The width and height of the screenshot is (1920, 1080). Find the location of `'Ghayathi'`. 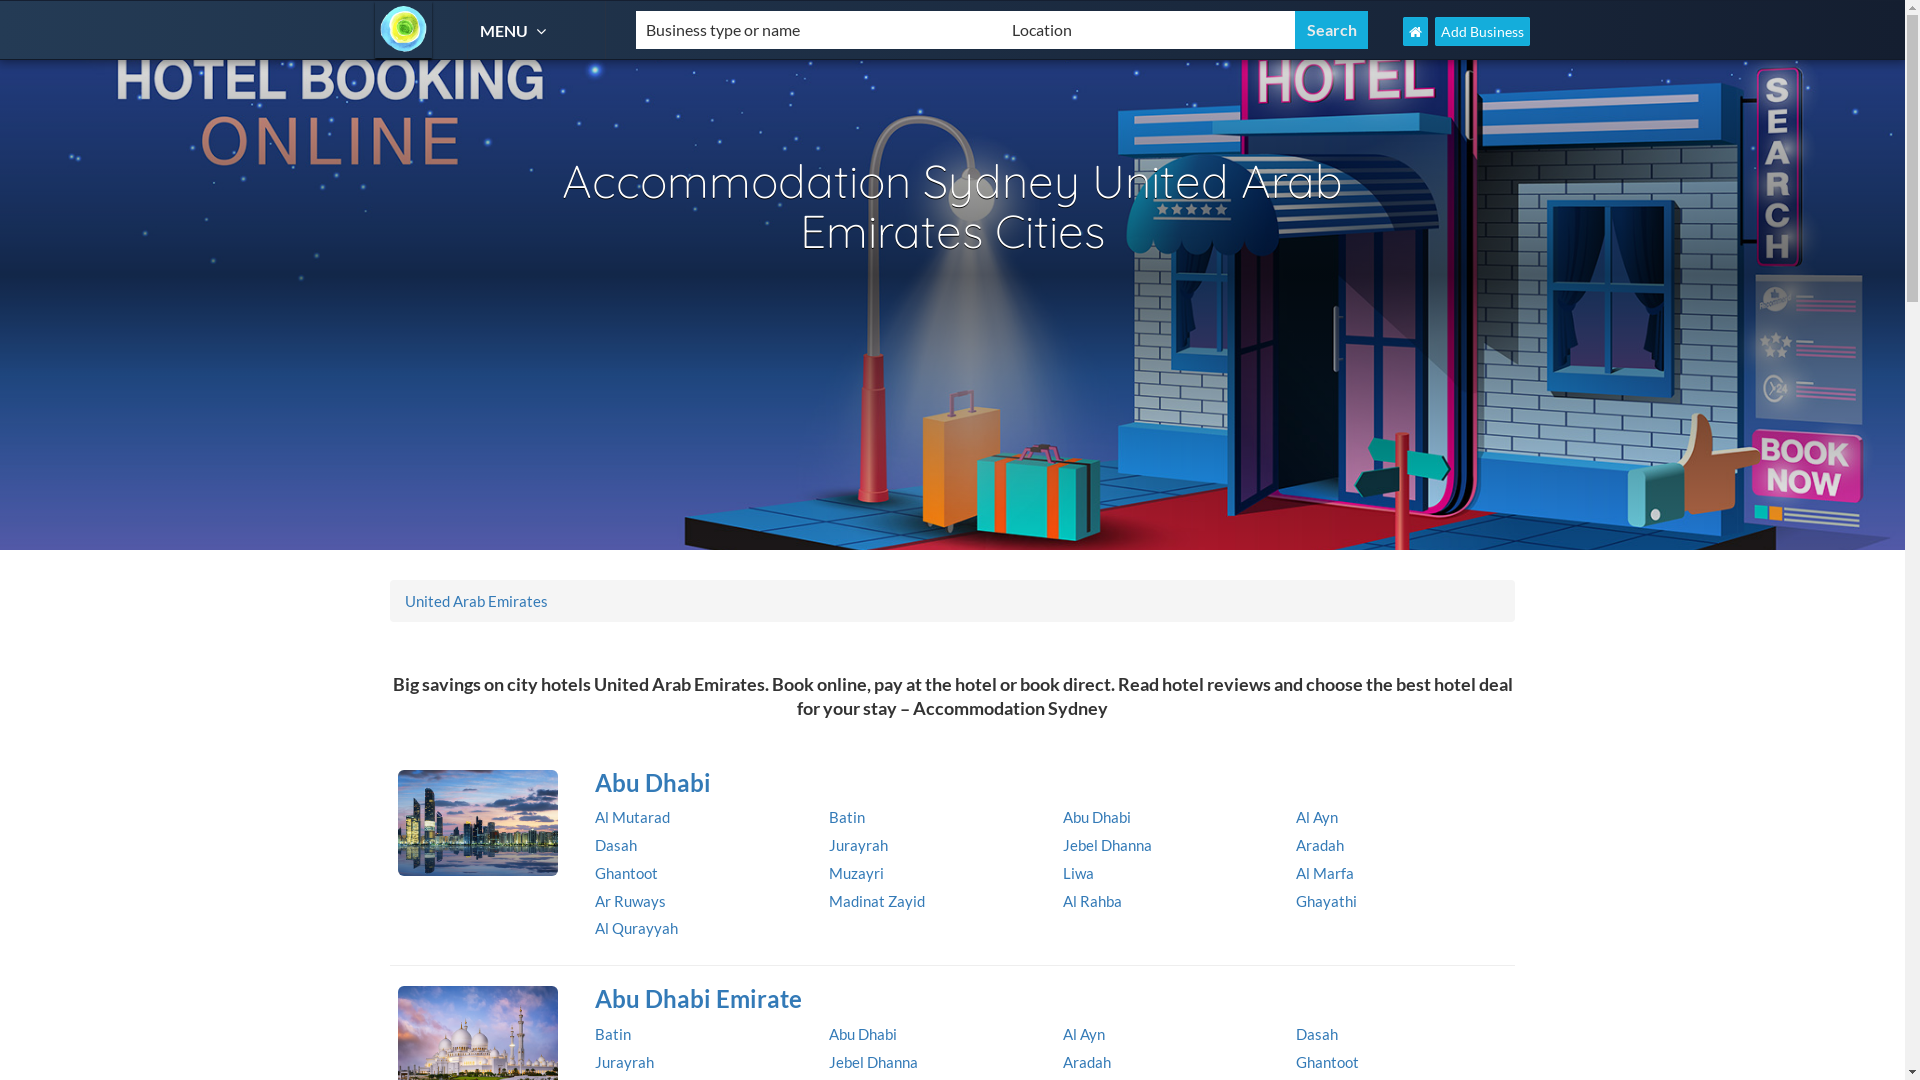

'Ghayathi' is located at coordinates (1326, 901).